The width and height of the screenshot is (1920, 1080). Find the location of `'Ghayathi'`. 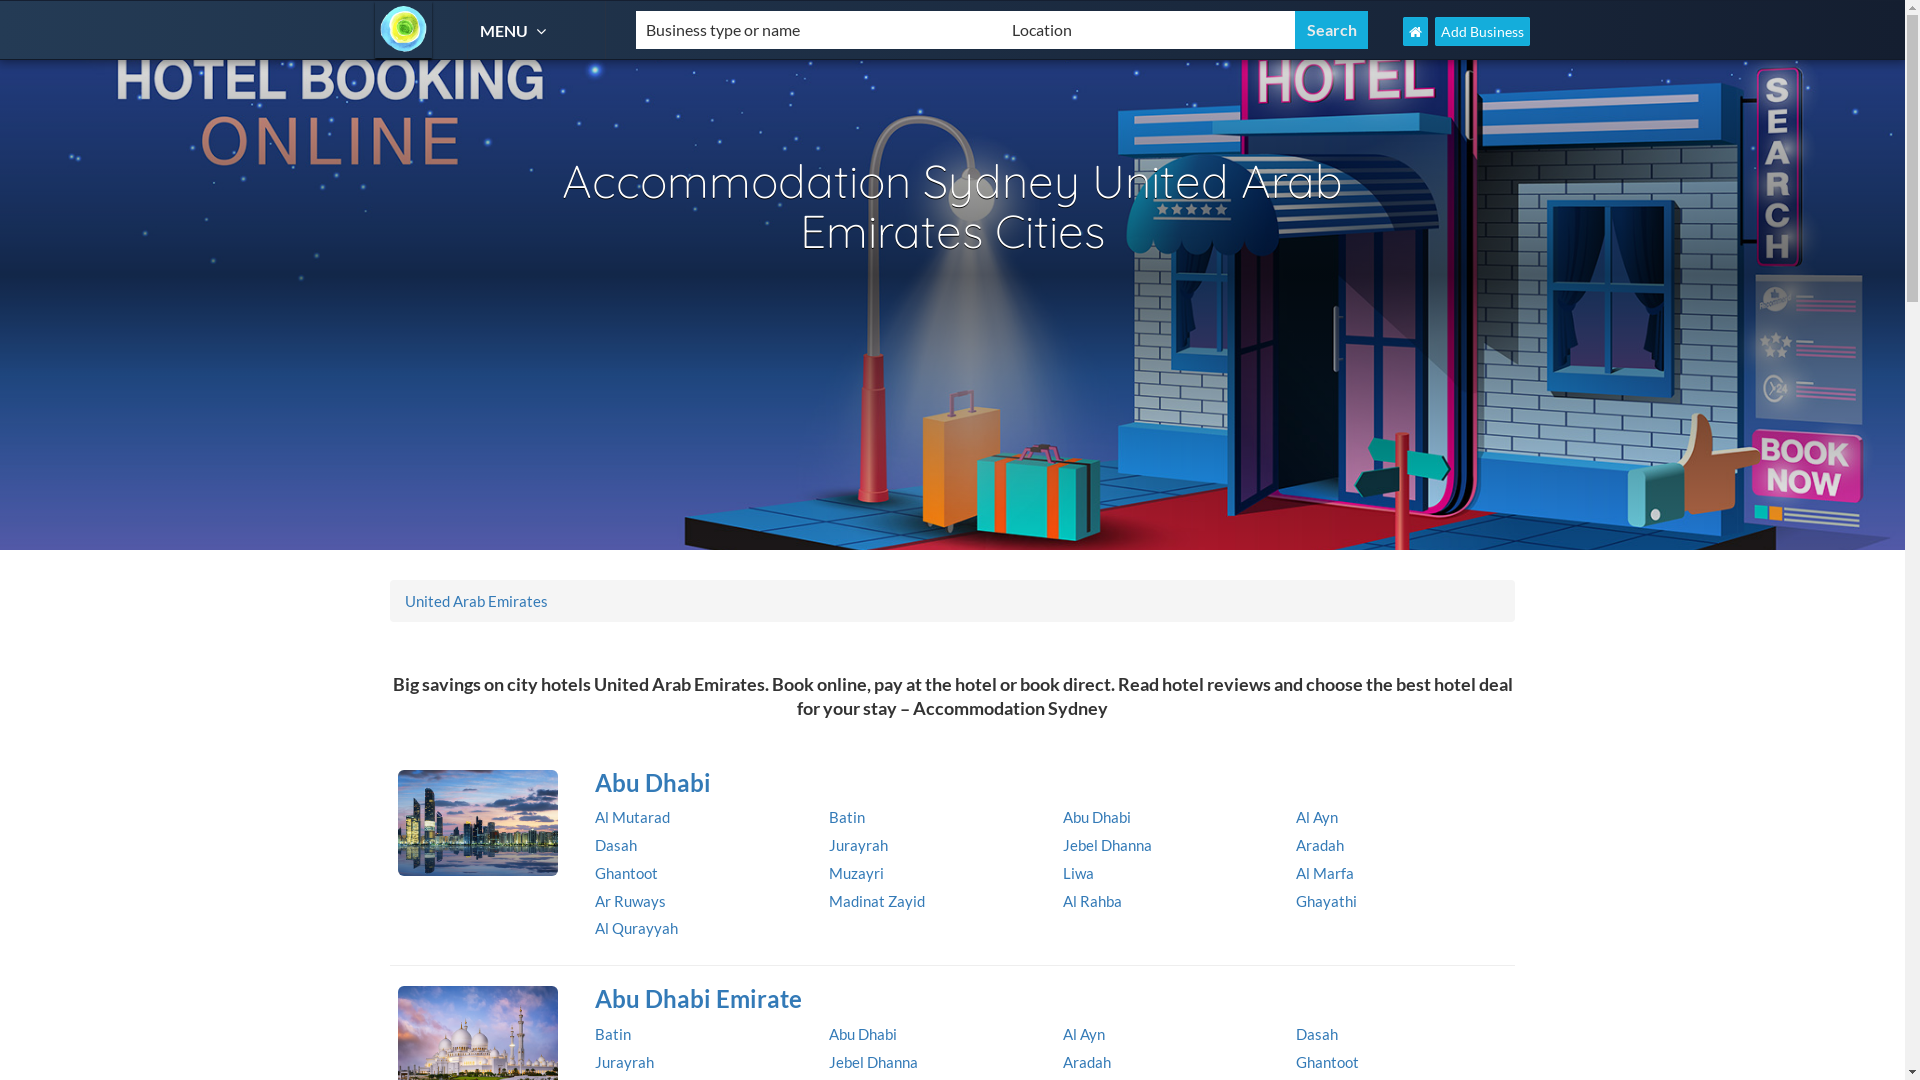

'Ghayathi' is located at coordinates (1326, 901).